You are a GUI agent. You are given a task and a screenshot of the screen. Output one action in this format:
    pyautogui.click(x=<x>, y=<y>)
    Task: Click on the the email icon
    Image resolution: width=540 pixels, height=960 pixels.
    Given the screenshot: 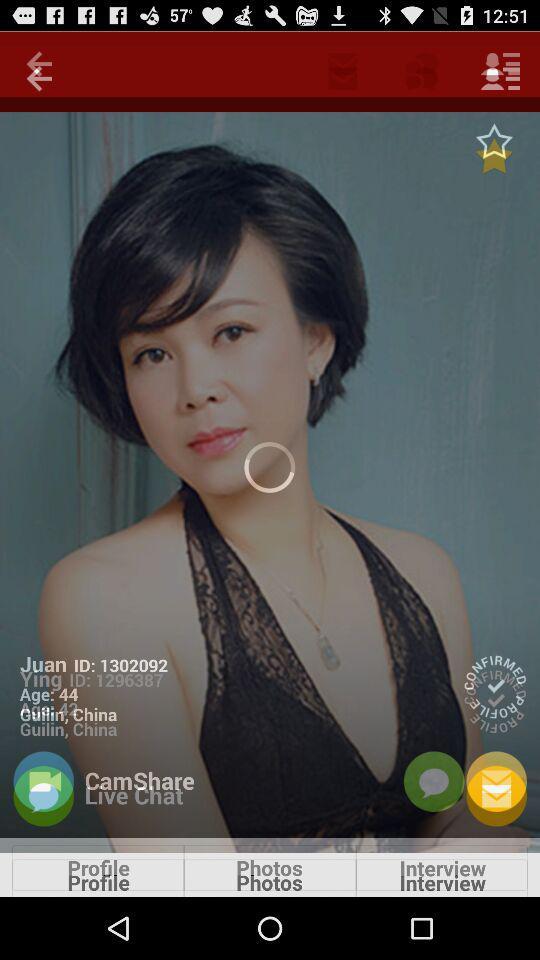 What is the action you would take?
    pyautogui.click(x=495, y=836)
    